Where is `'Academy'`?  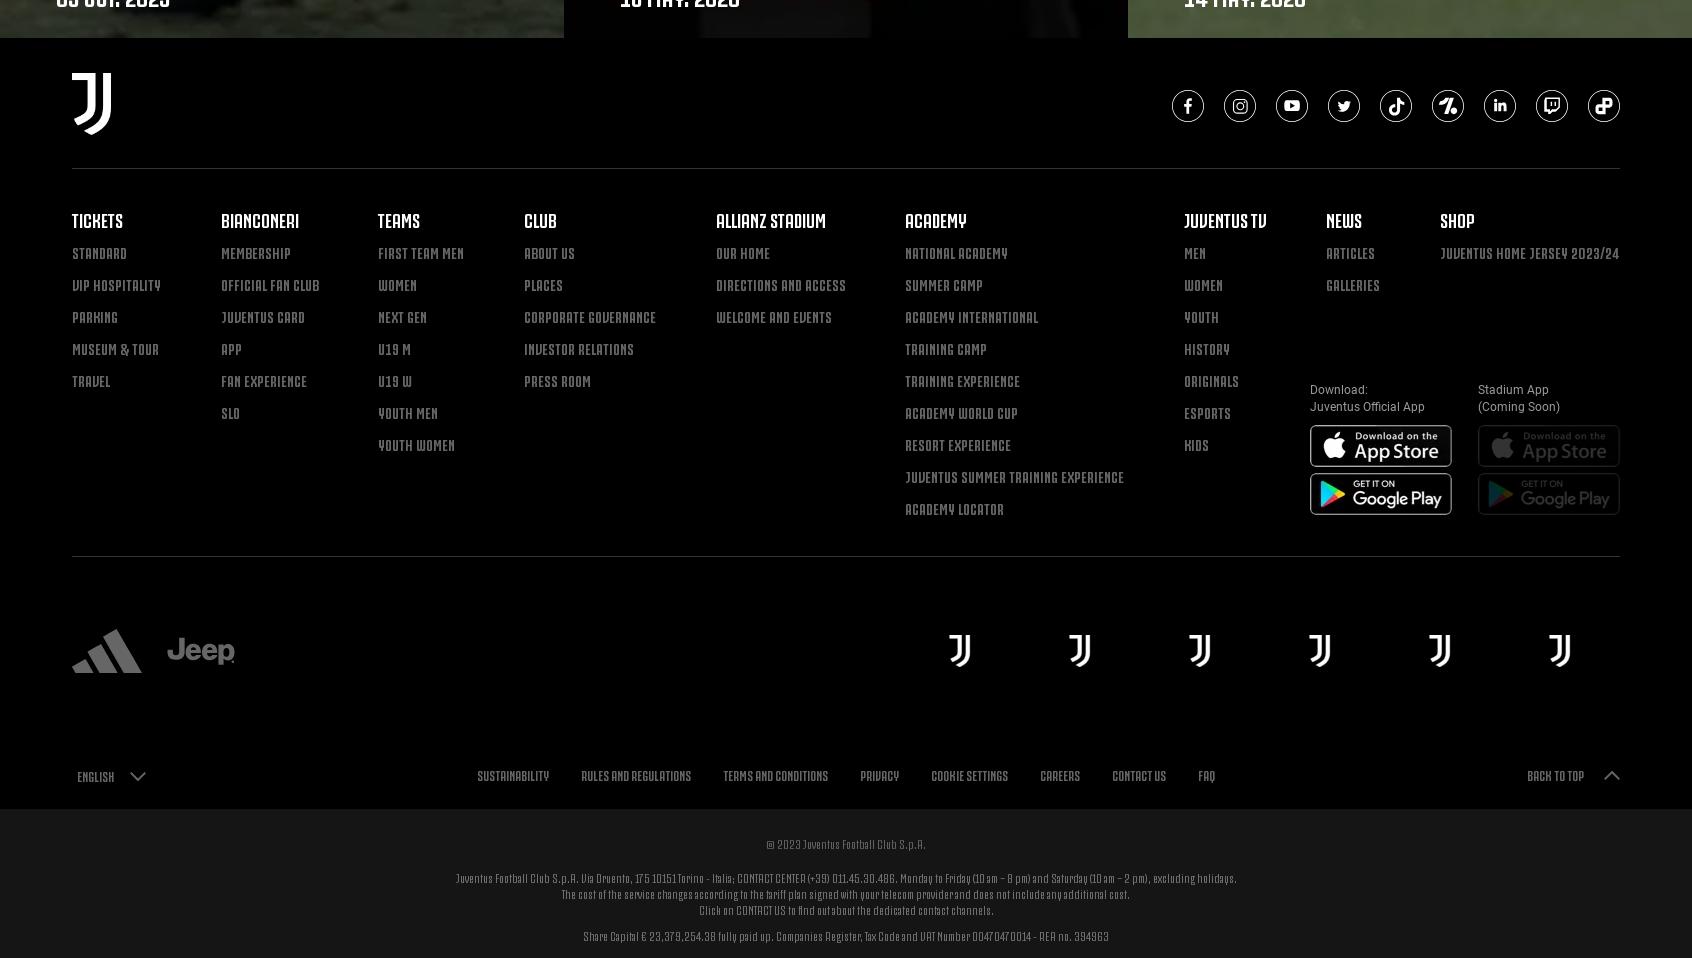 'Academy' is located at coordinates (936, 217).